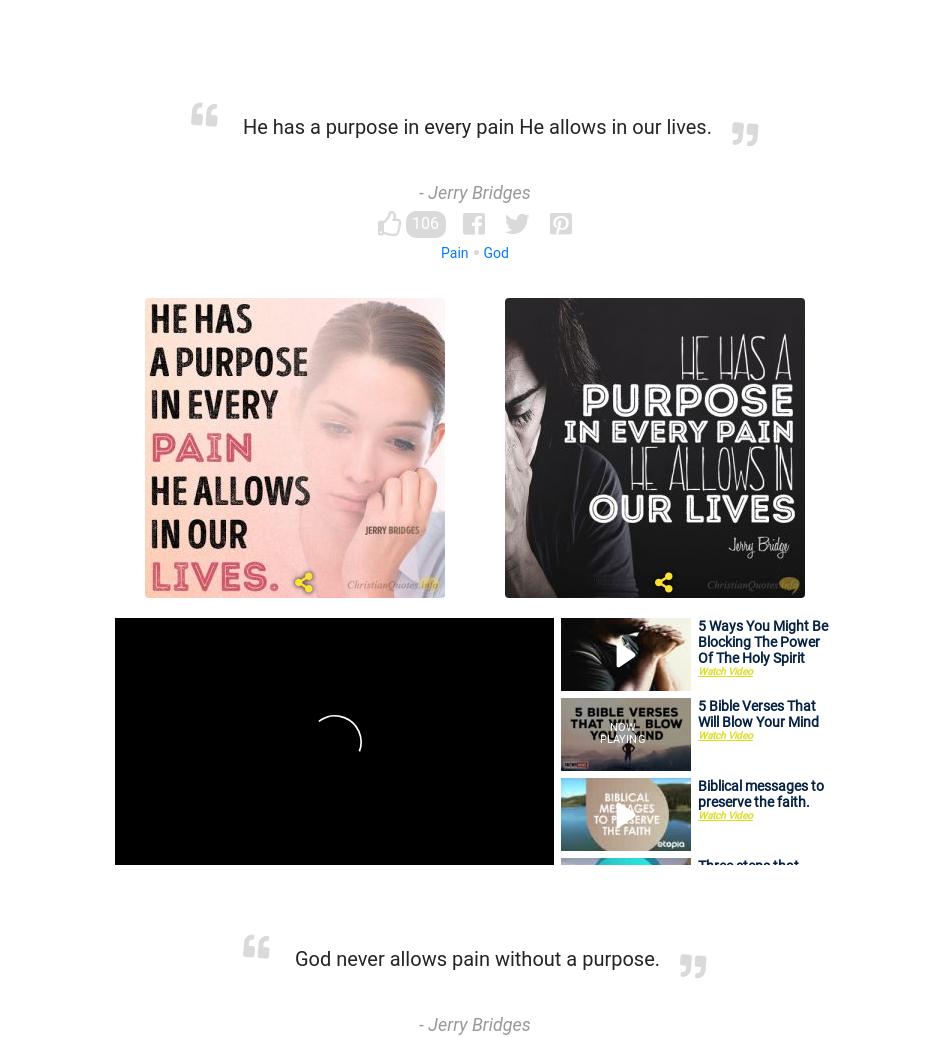 The image size is (950, 1037). I want to click on '3M', so click(633, 795).